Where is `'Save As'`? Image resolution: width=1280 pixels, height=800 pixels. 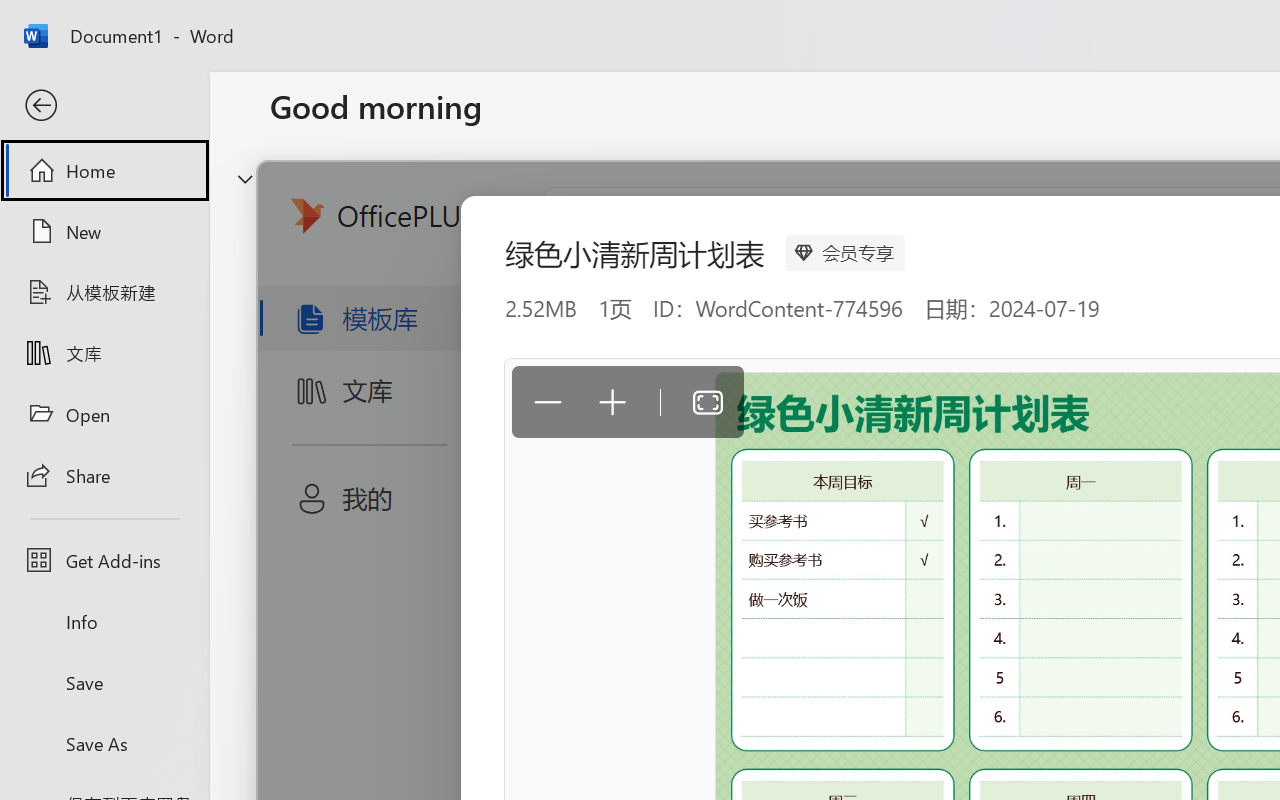
'Save As' is located at coordinates (103, 743).